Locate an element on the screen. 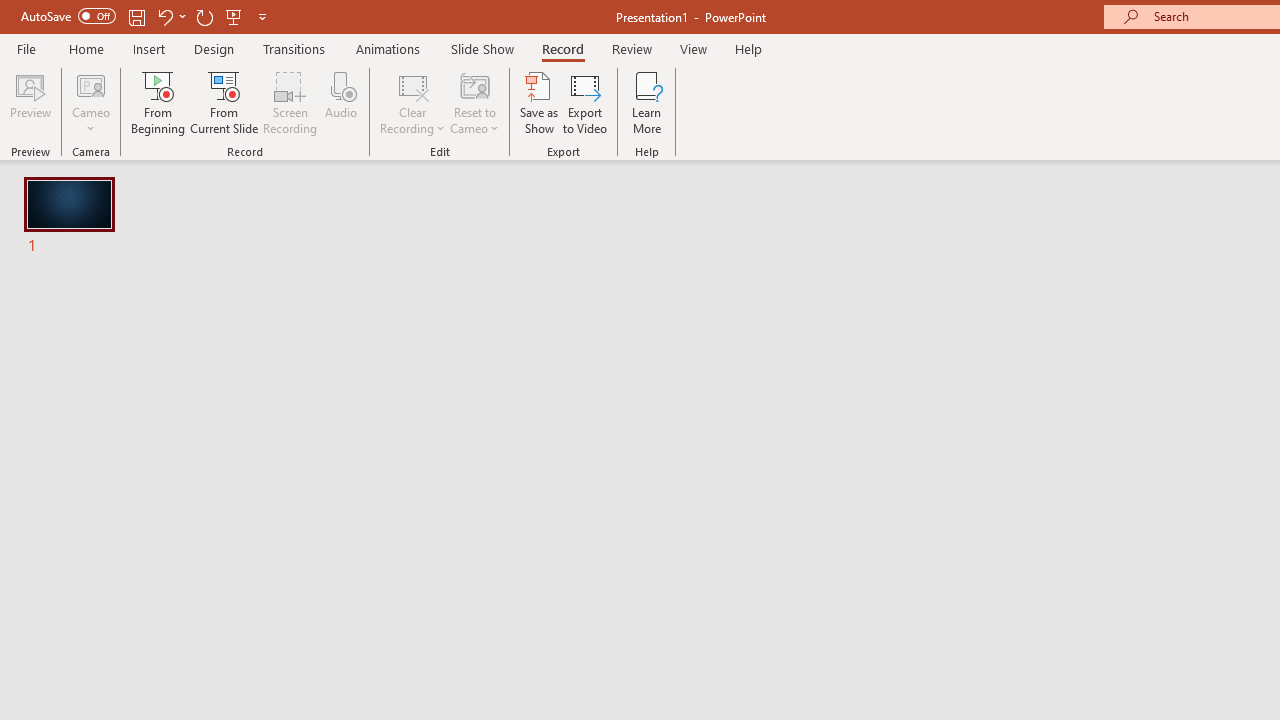  'Slide' is located at coordinates (69, 218).